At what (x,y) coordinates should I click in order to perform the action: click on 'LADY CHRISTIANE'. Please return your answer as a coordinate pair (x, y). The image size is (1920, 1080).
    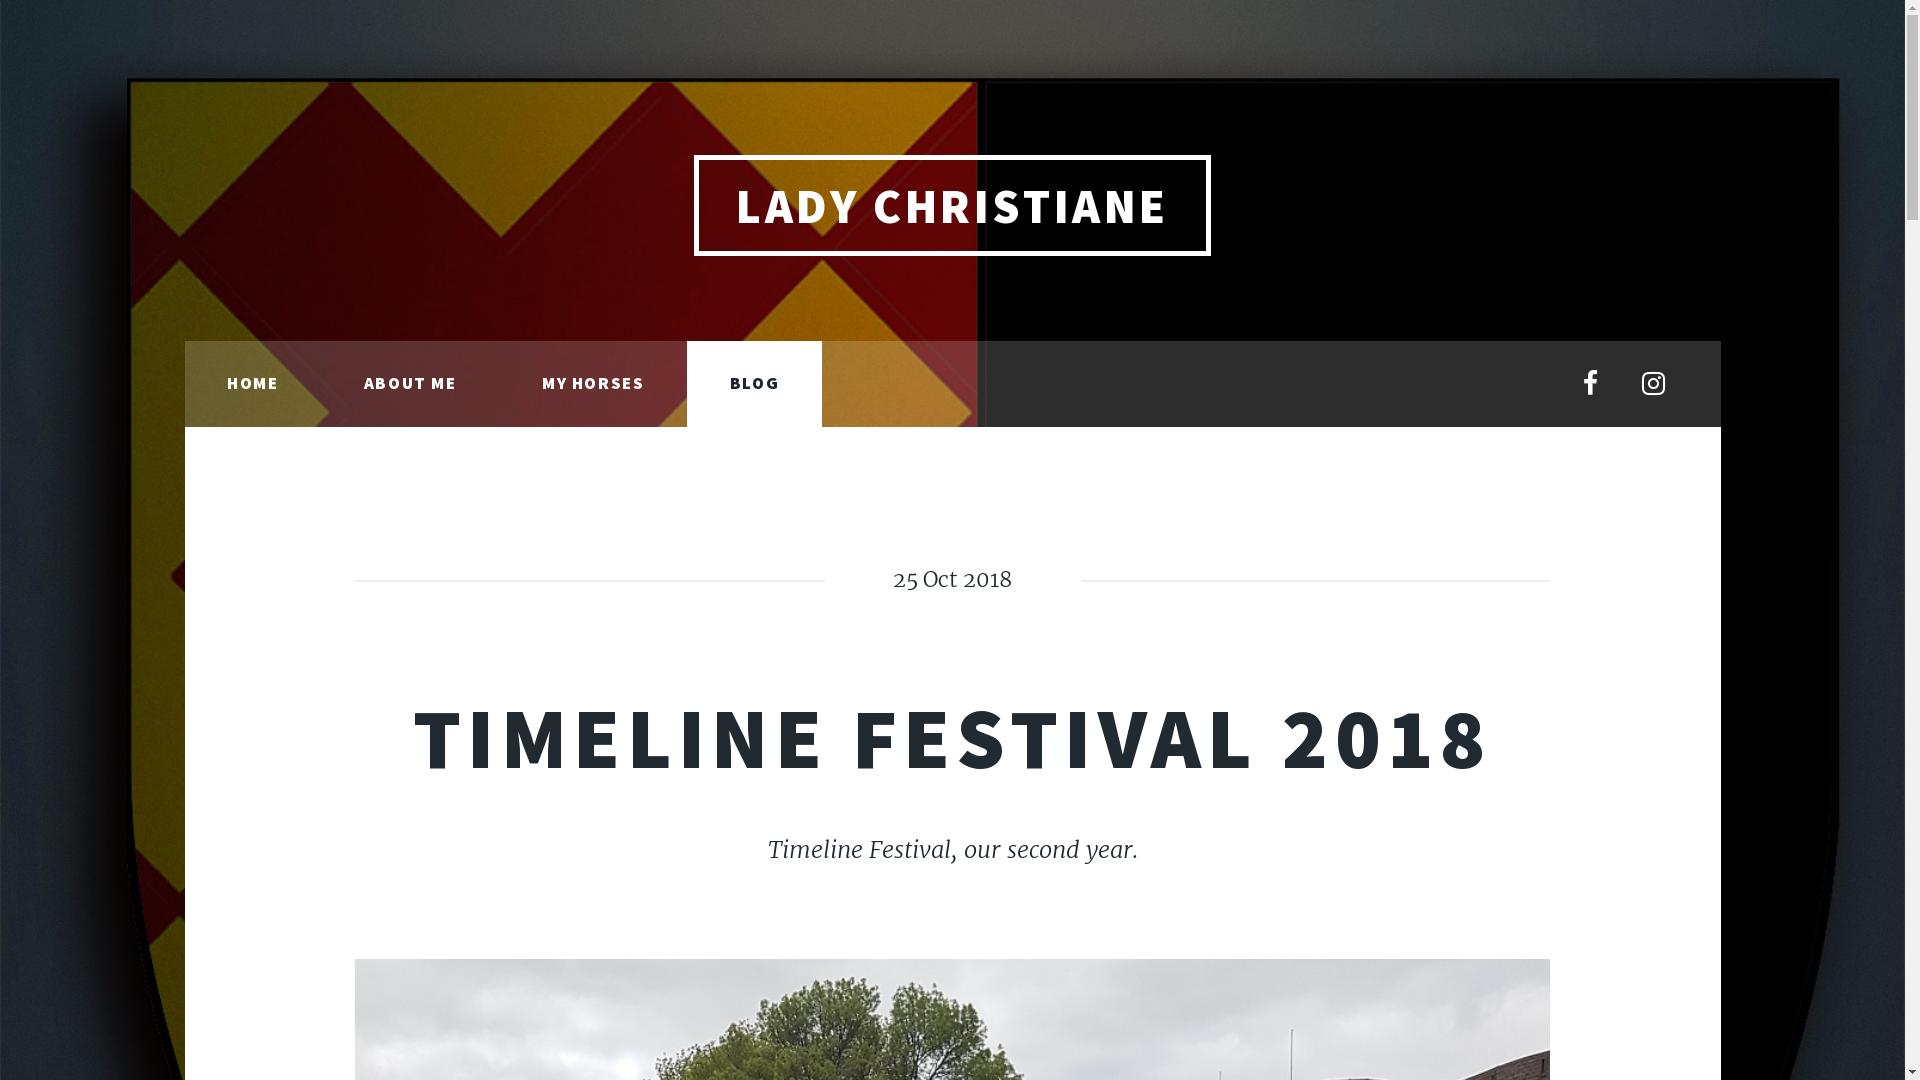
    Looking at the image, I should click on (952, 205).